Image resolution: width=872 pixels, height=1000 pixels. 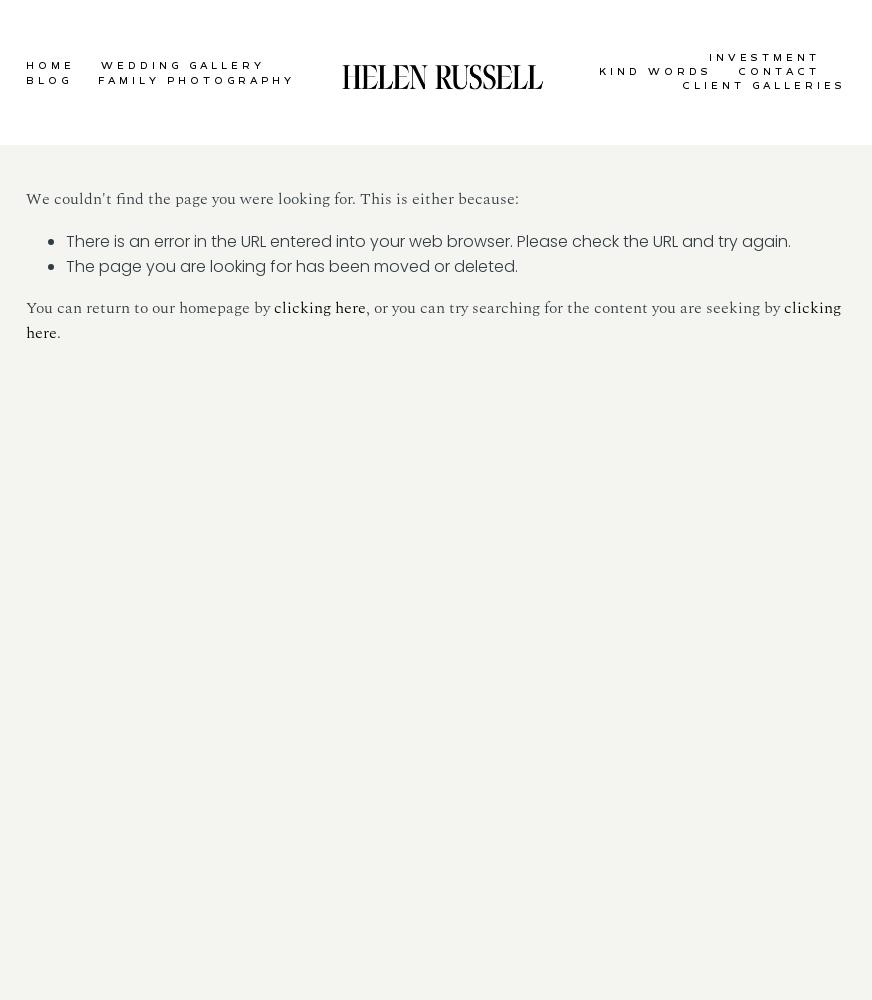 What do you see at coordinates (428, 239) in the screenshot?
I see `'There is an error in the URL entered into your web browser. Please check the URL and try again.'` at bounding box center [428, 239].